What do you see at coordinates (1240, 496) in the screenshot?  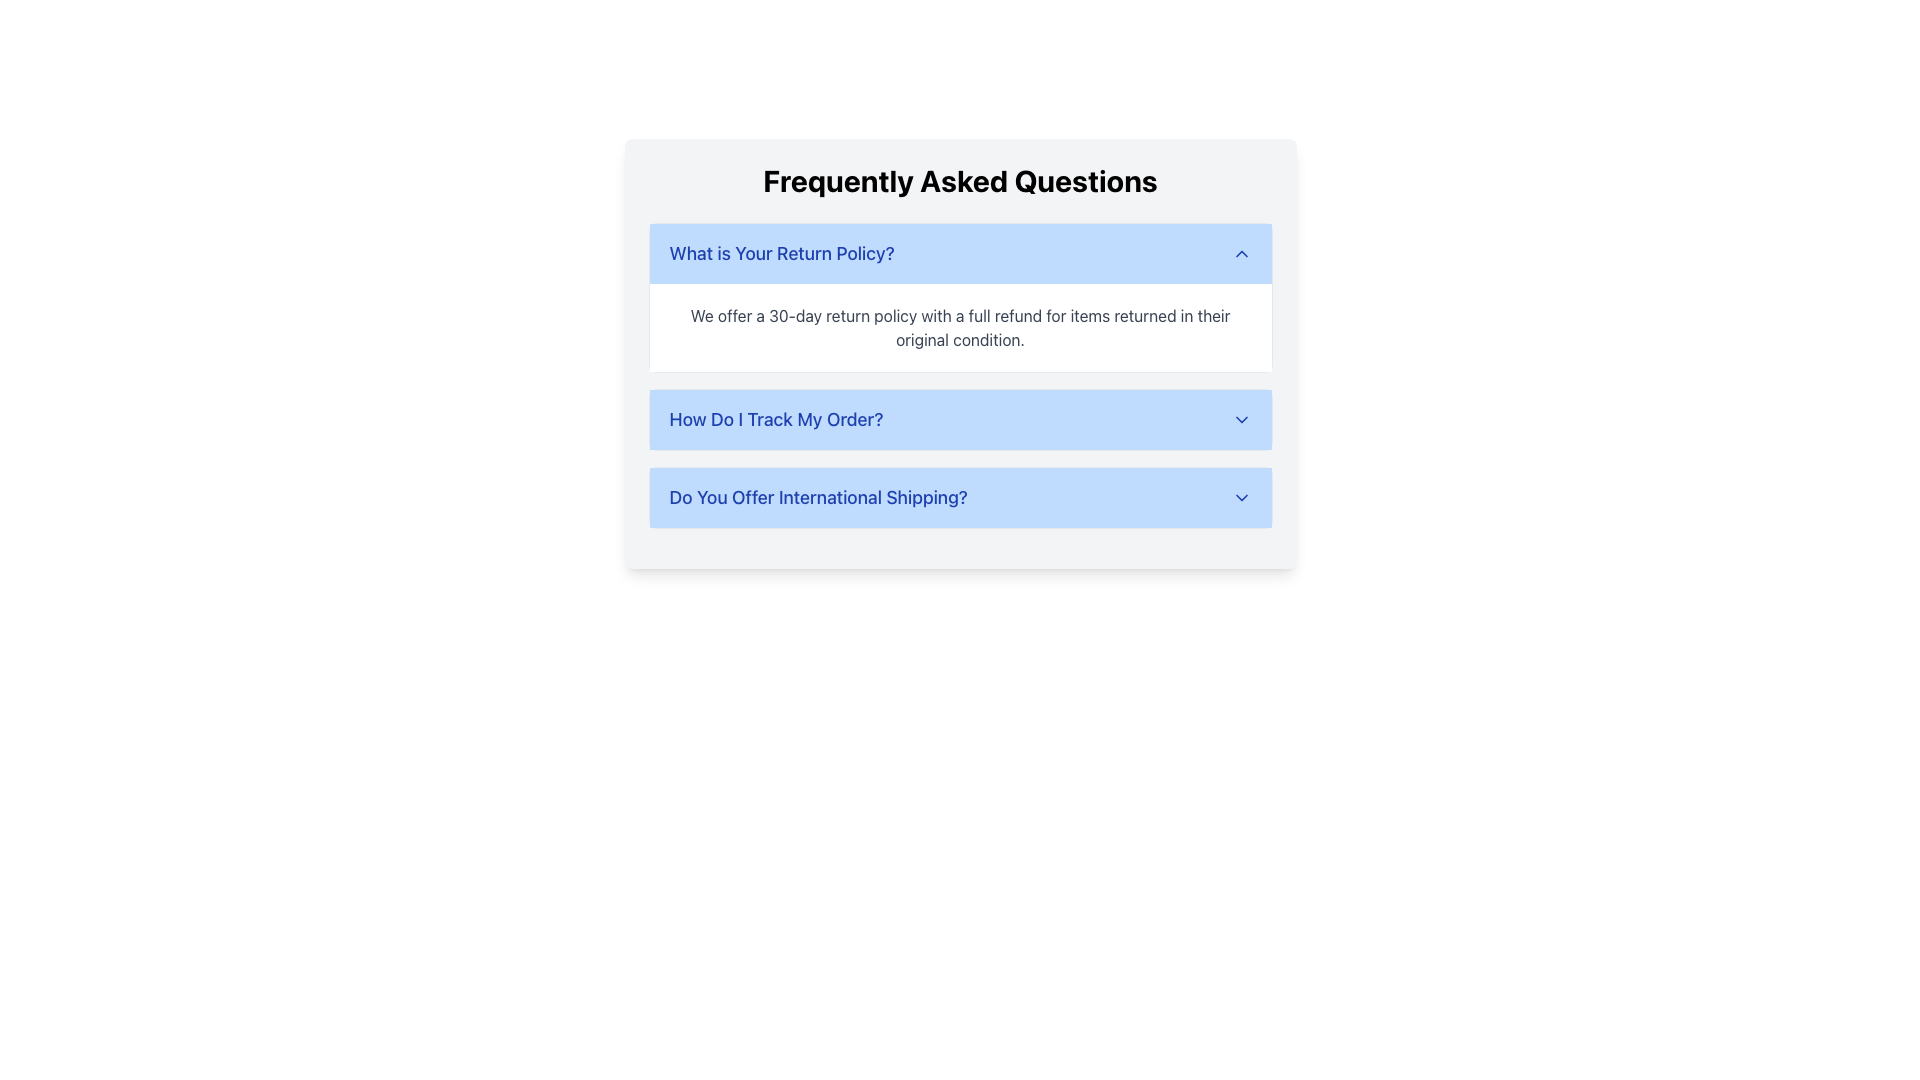 I see `the downward-pointing chevron icon` at bounding box center [1240, 496].